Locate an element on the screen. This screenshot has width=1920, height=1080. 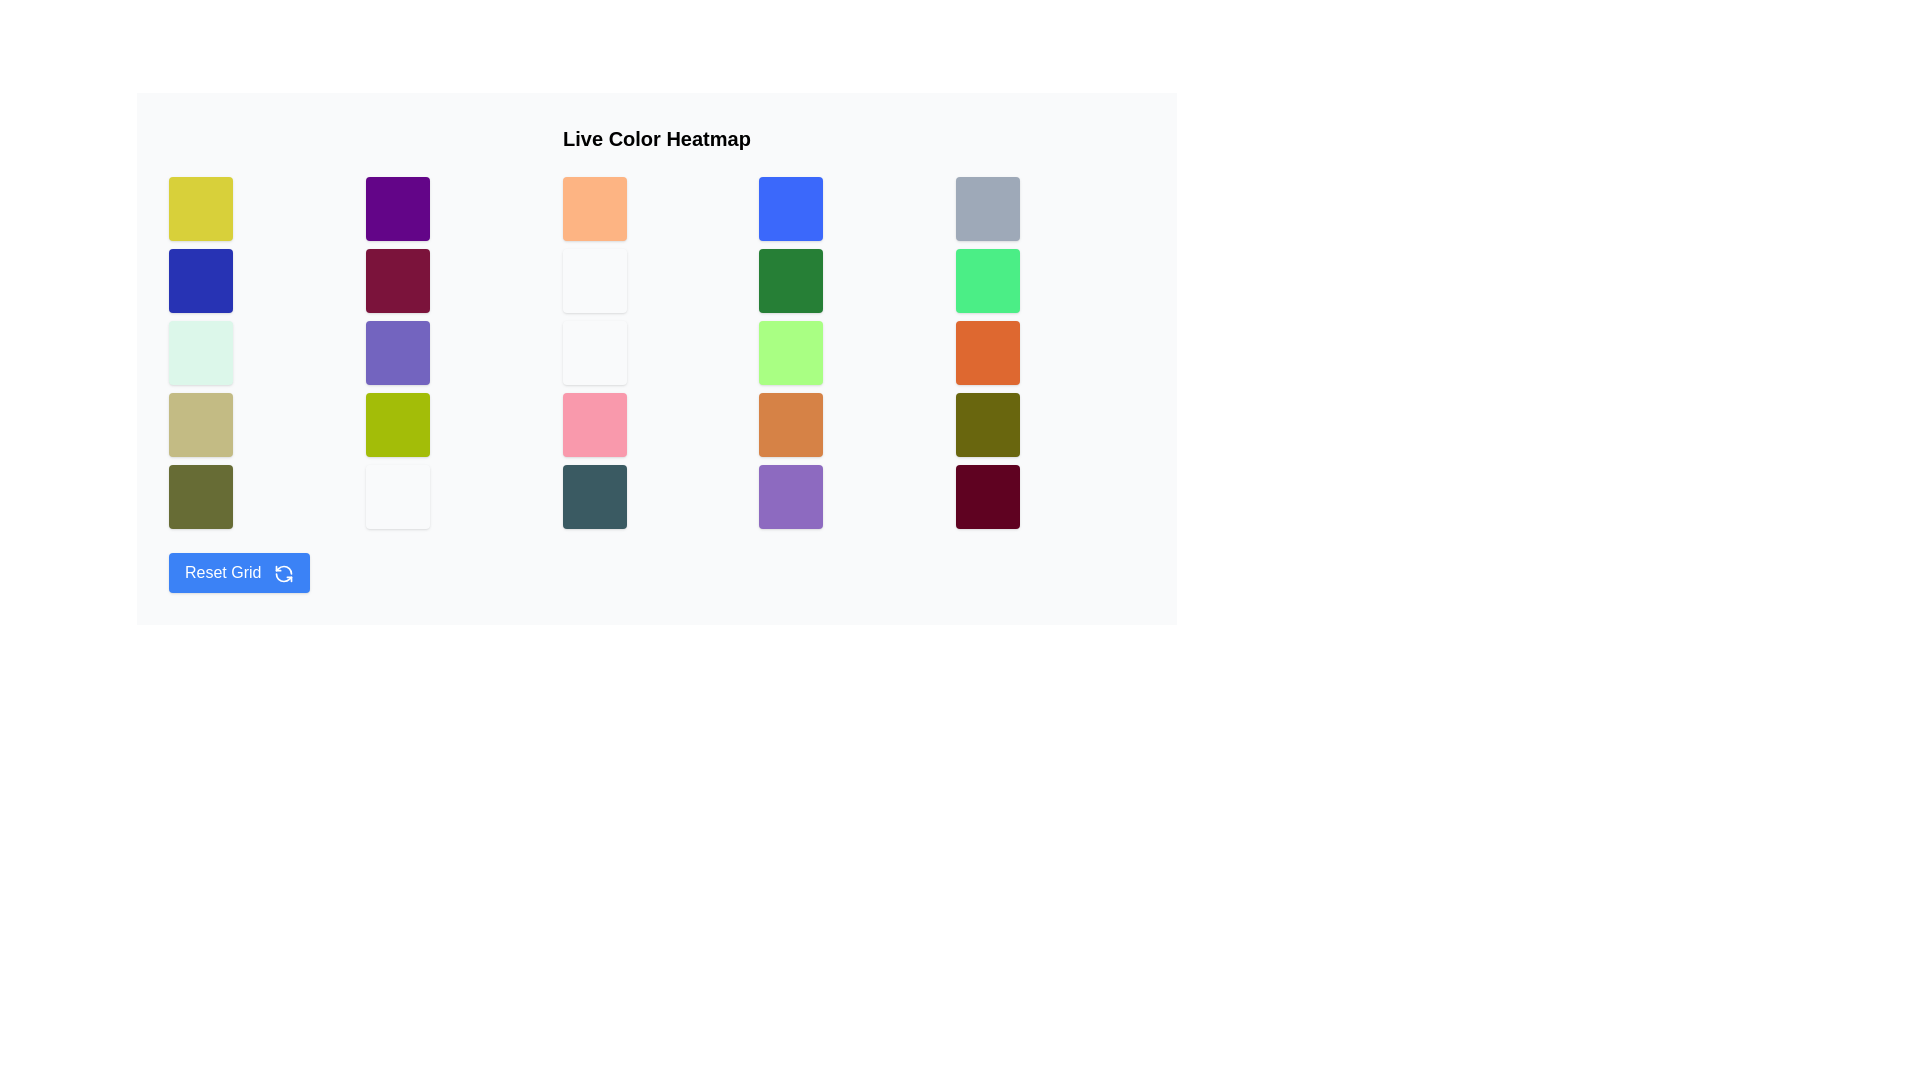
the decorative component, a square with rounded corners and a dark maroon background, located at the bottom of the fifth column in the grid layout is located at coordinates (988, 496).